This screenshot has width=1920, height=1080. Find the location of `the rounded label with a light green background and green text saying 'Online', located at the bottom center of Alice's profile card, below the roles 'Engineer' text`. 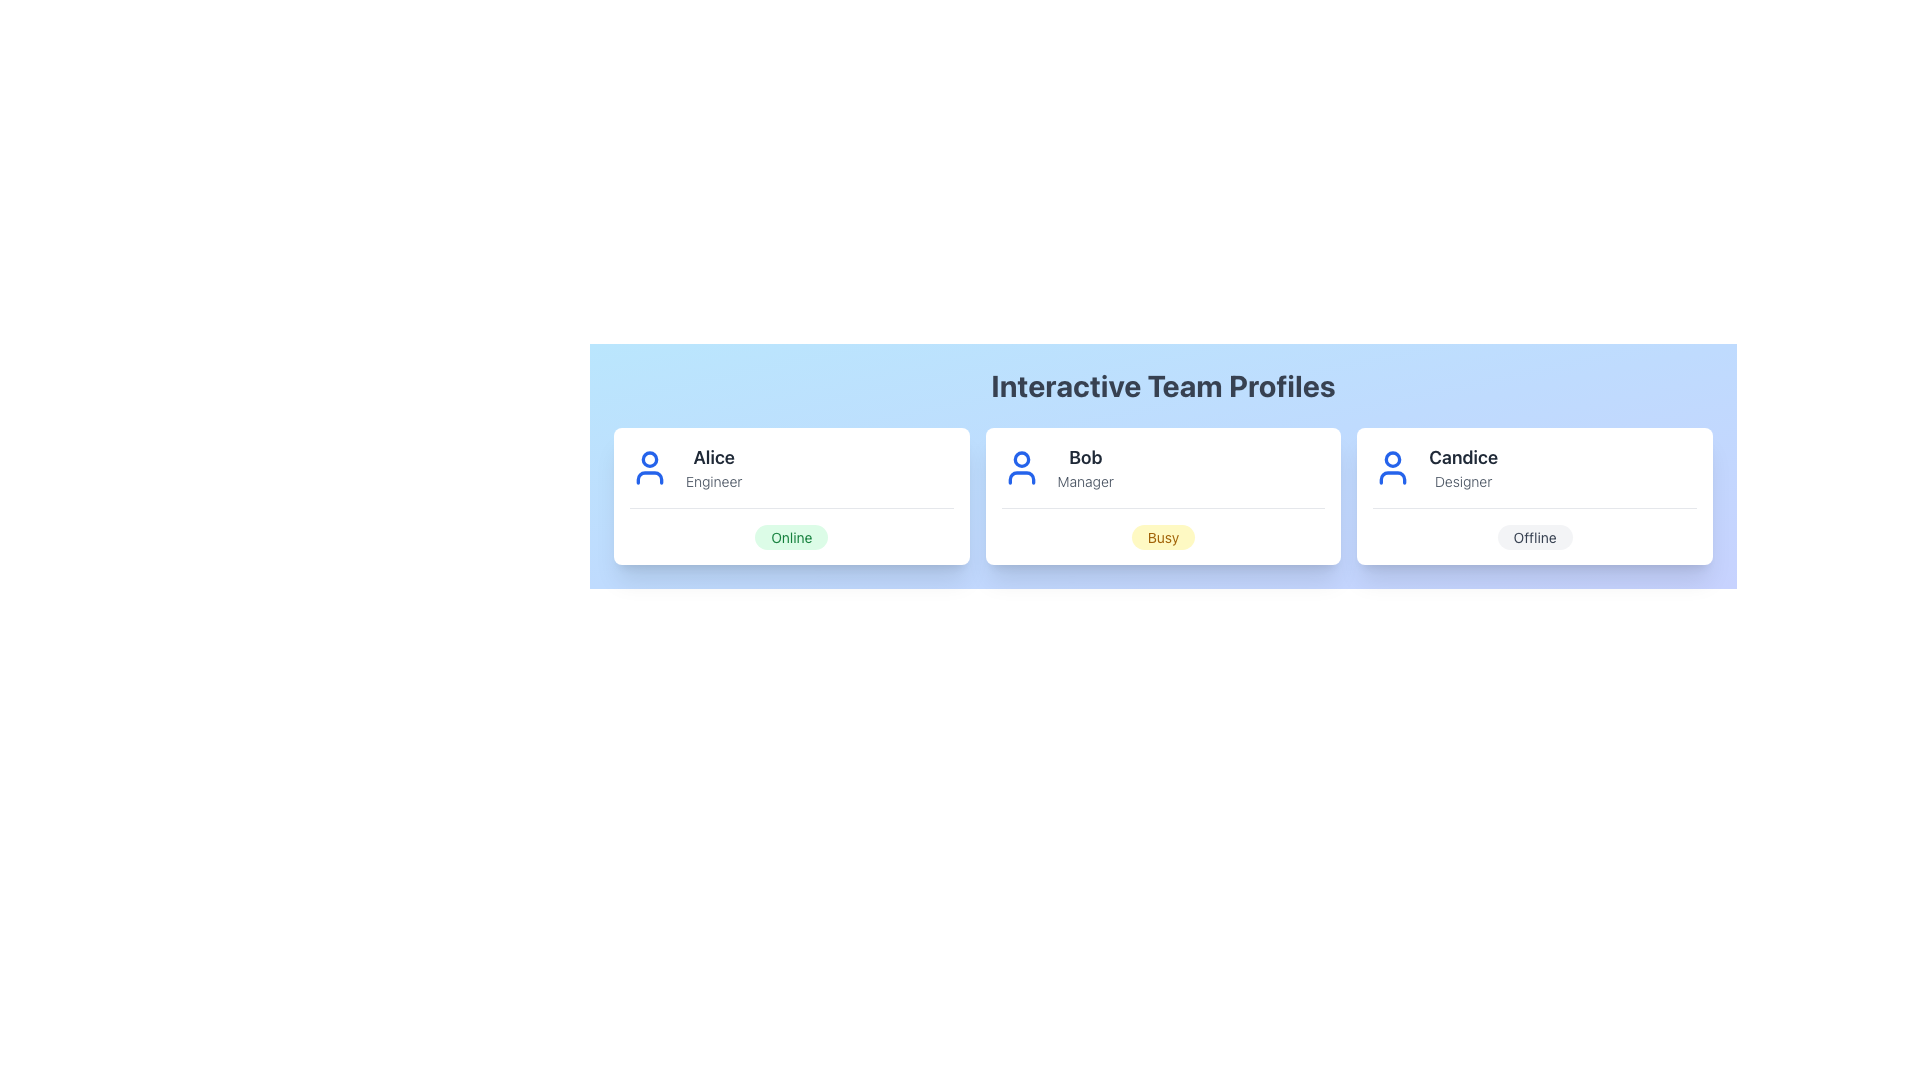

the rounded label with a light green background and green text saying 'Online', located at the bottom center of Alice's profile card, below the roles 'Engineer' text is located at coordinates (790, 527).